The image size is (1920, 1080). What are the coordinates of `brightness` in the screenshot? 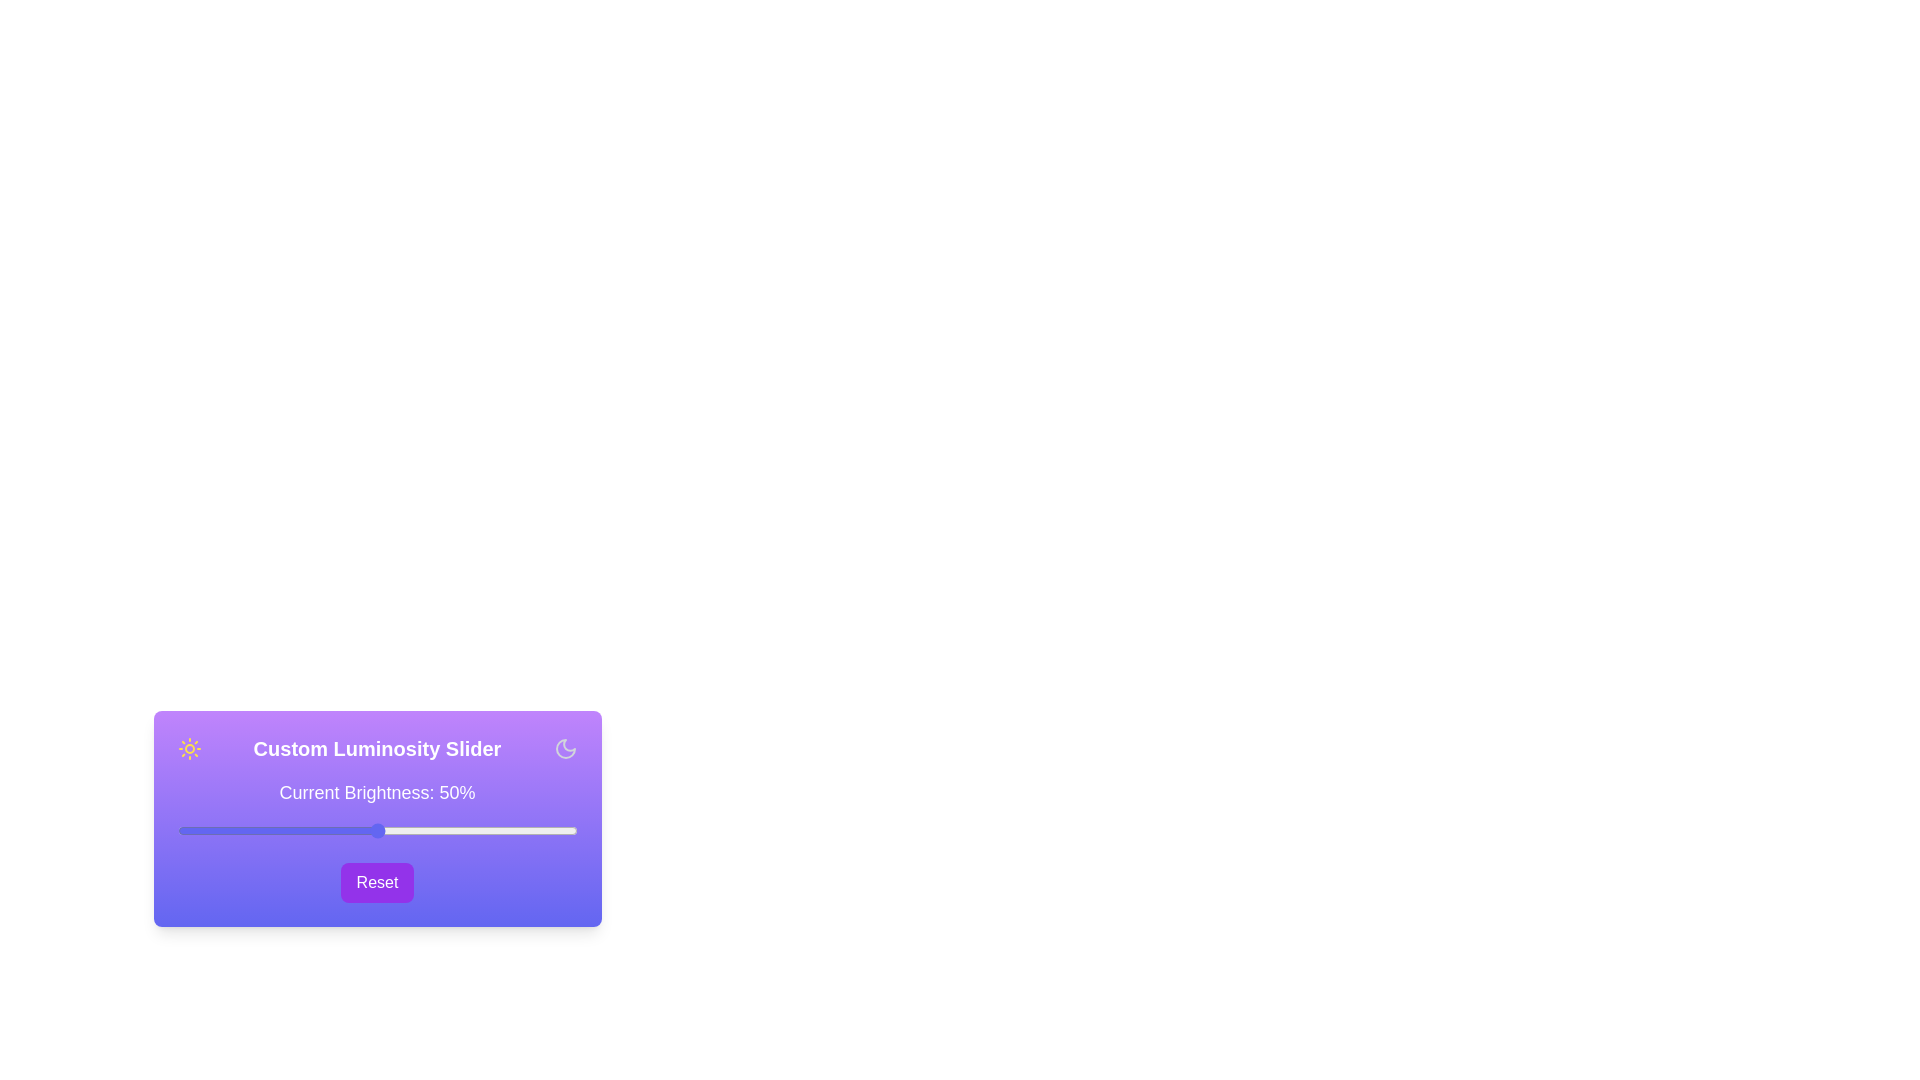 It's located at (225, 830).